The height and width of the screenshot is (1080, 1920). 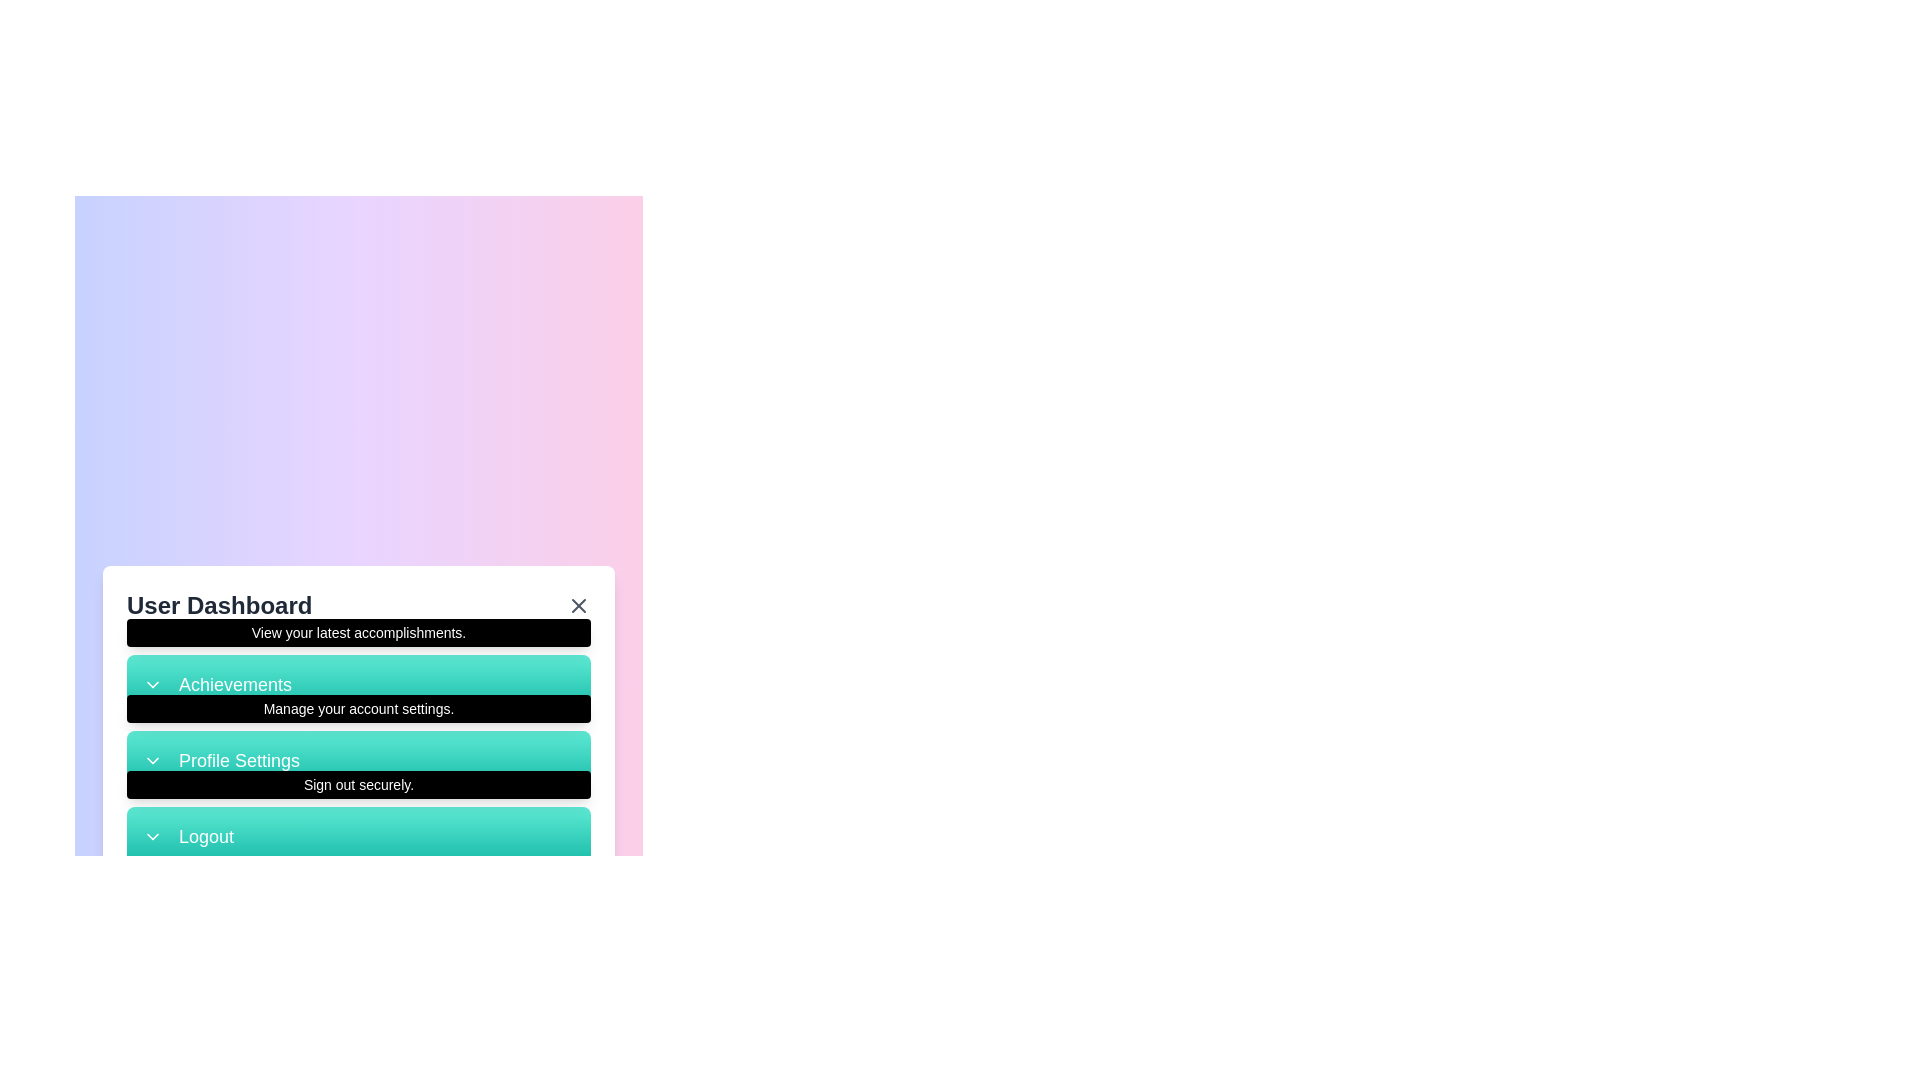 I want to click on the icon located to the left of the 'Achievements' text label in the topmost collapsible section of the dashboard menu, so click(x=152, y=683).